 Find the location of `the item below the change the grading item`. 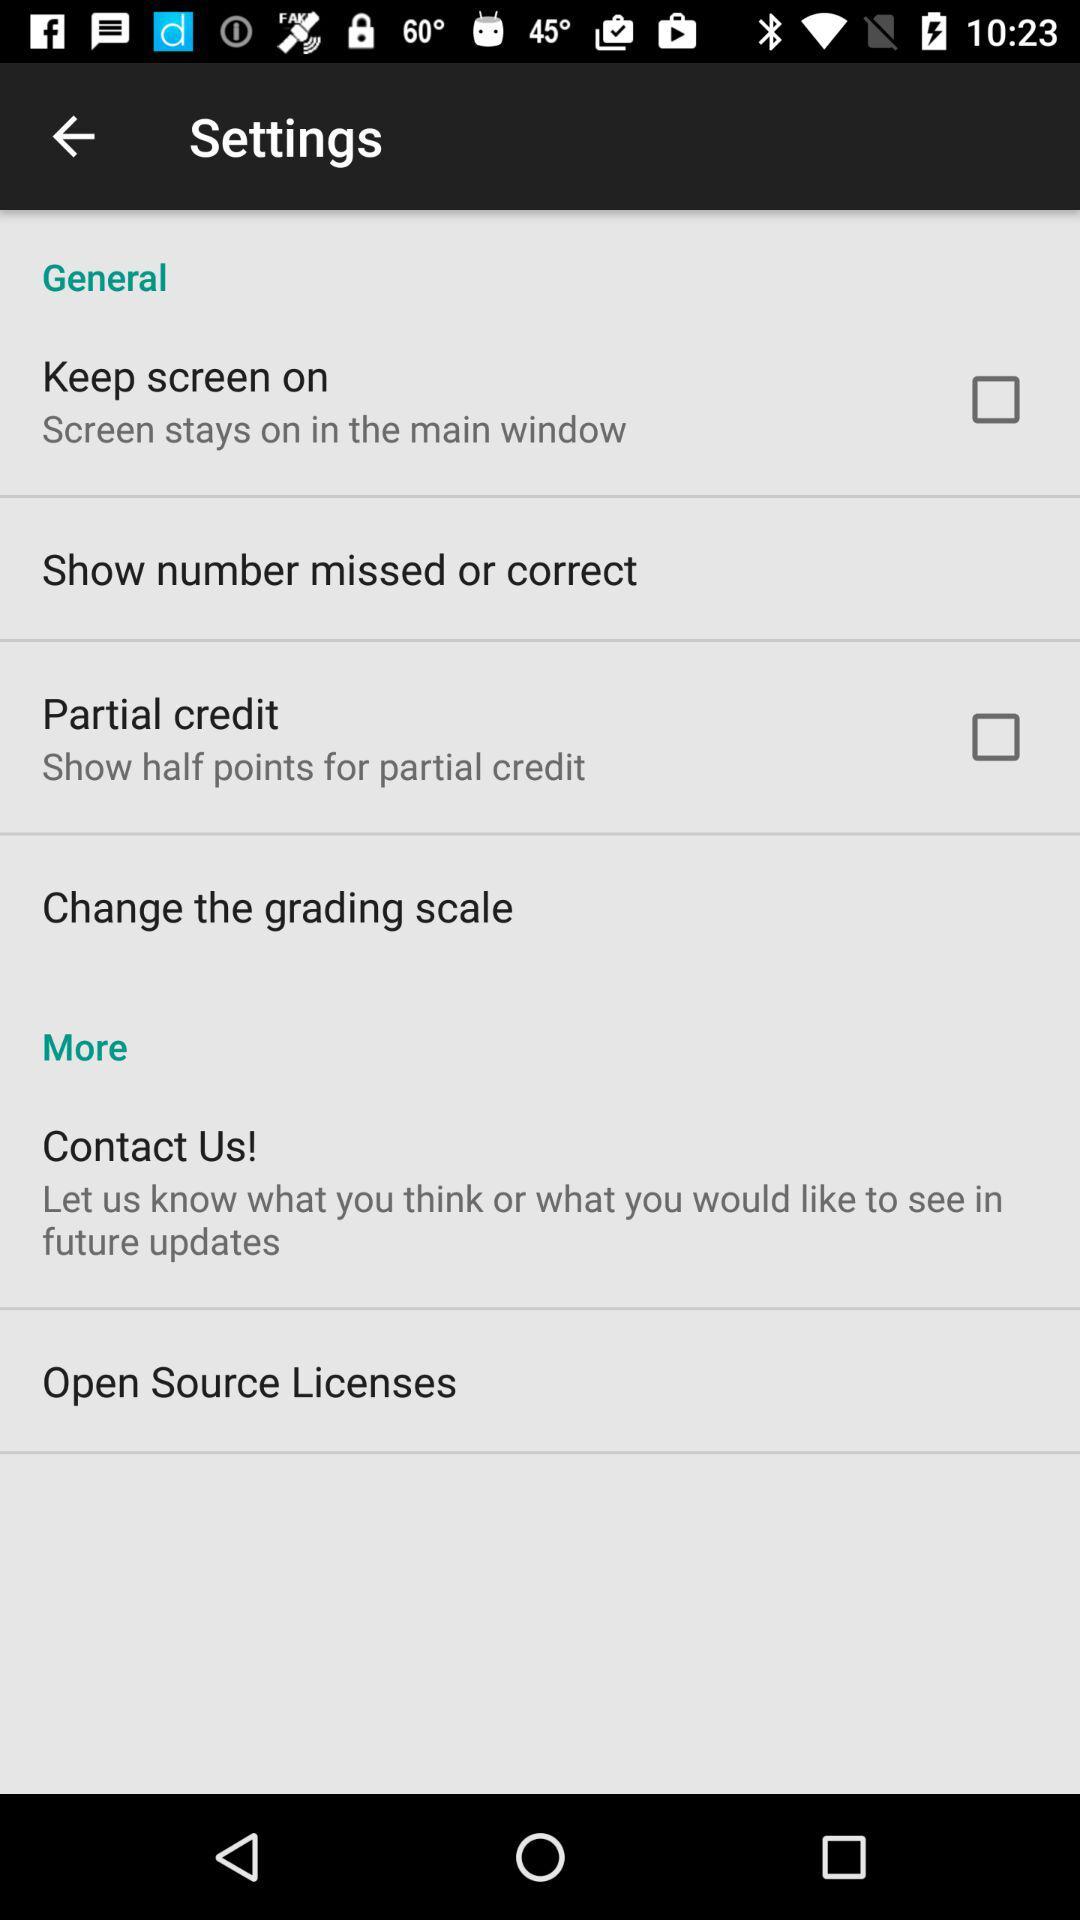

the item below the change the grading item is located at coordinates (540, 1025).